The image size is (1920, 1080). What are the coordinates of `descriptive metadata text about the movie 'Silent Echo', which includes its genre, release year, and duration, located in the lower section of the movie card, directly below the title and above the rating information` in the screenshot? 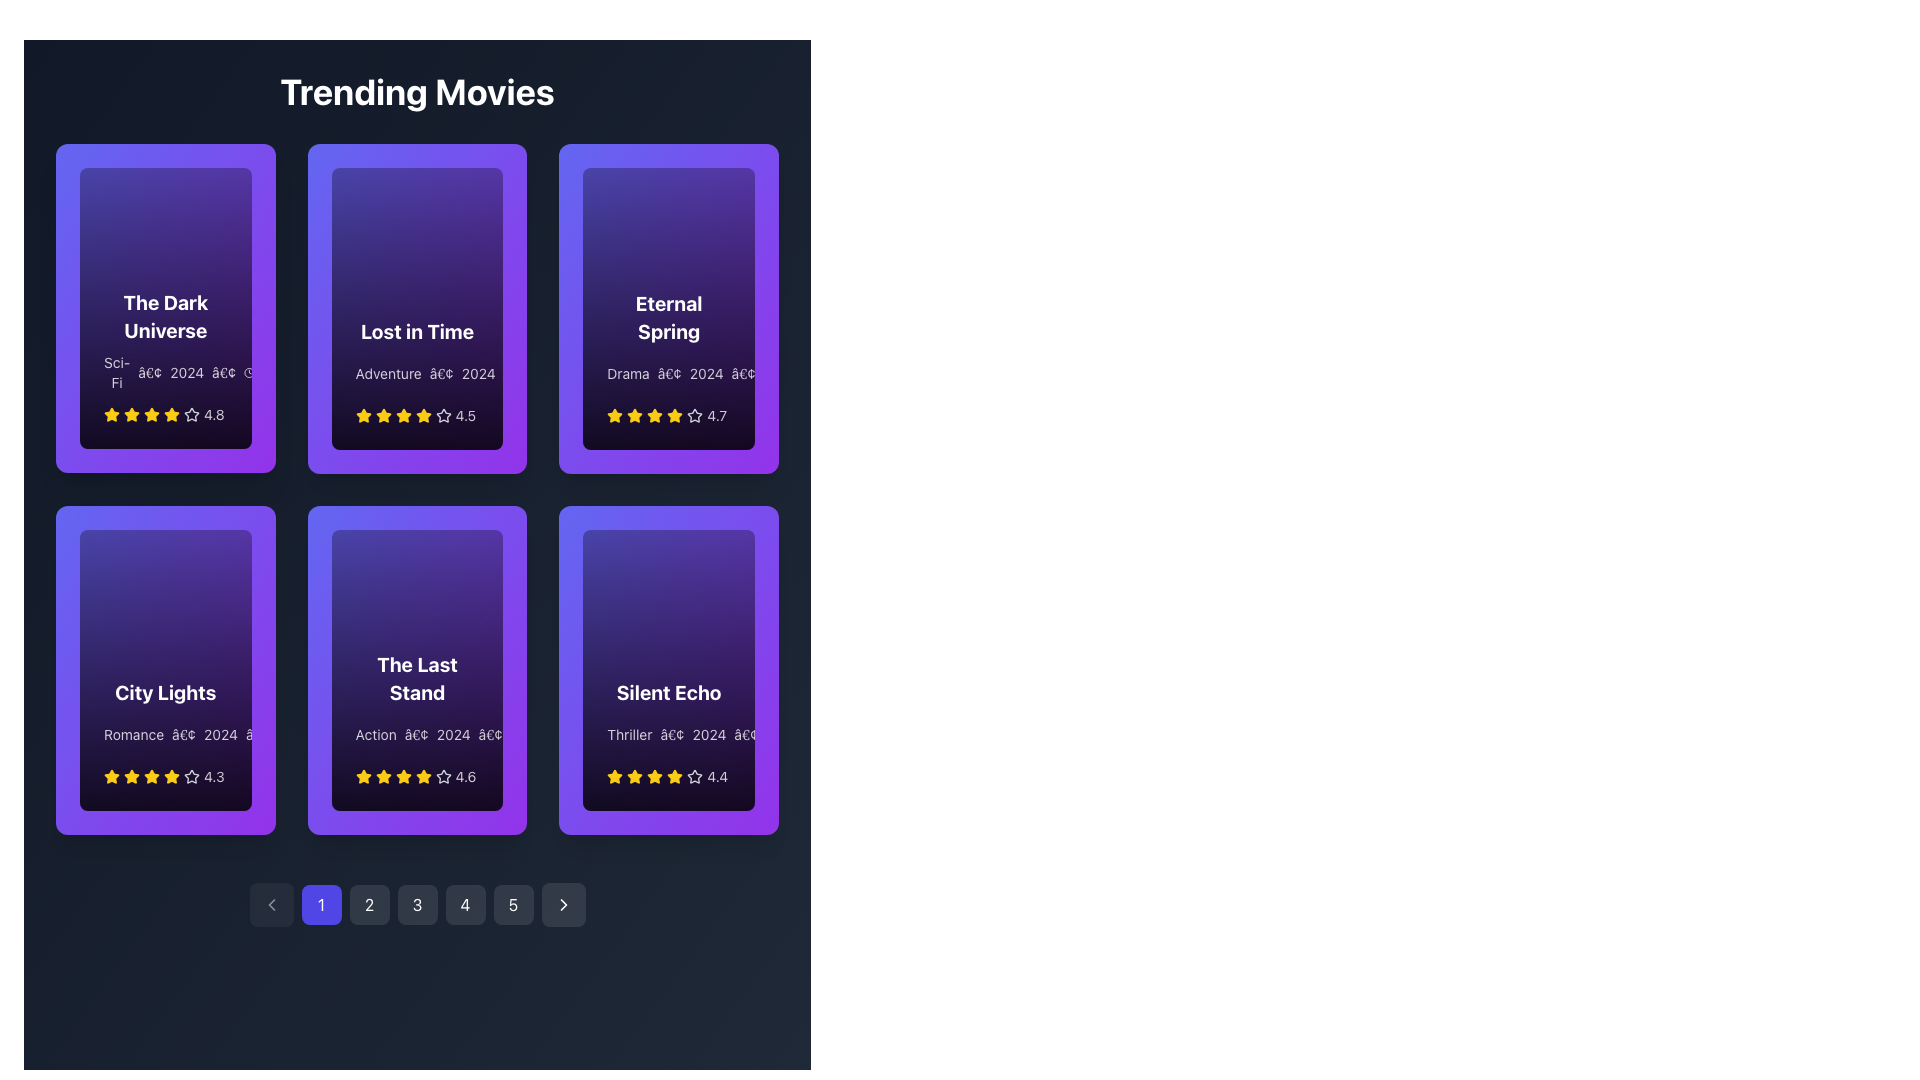 It's located at (669, 735).